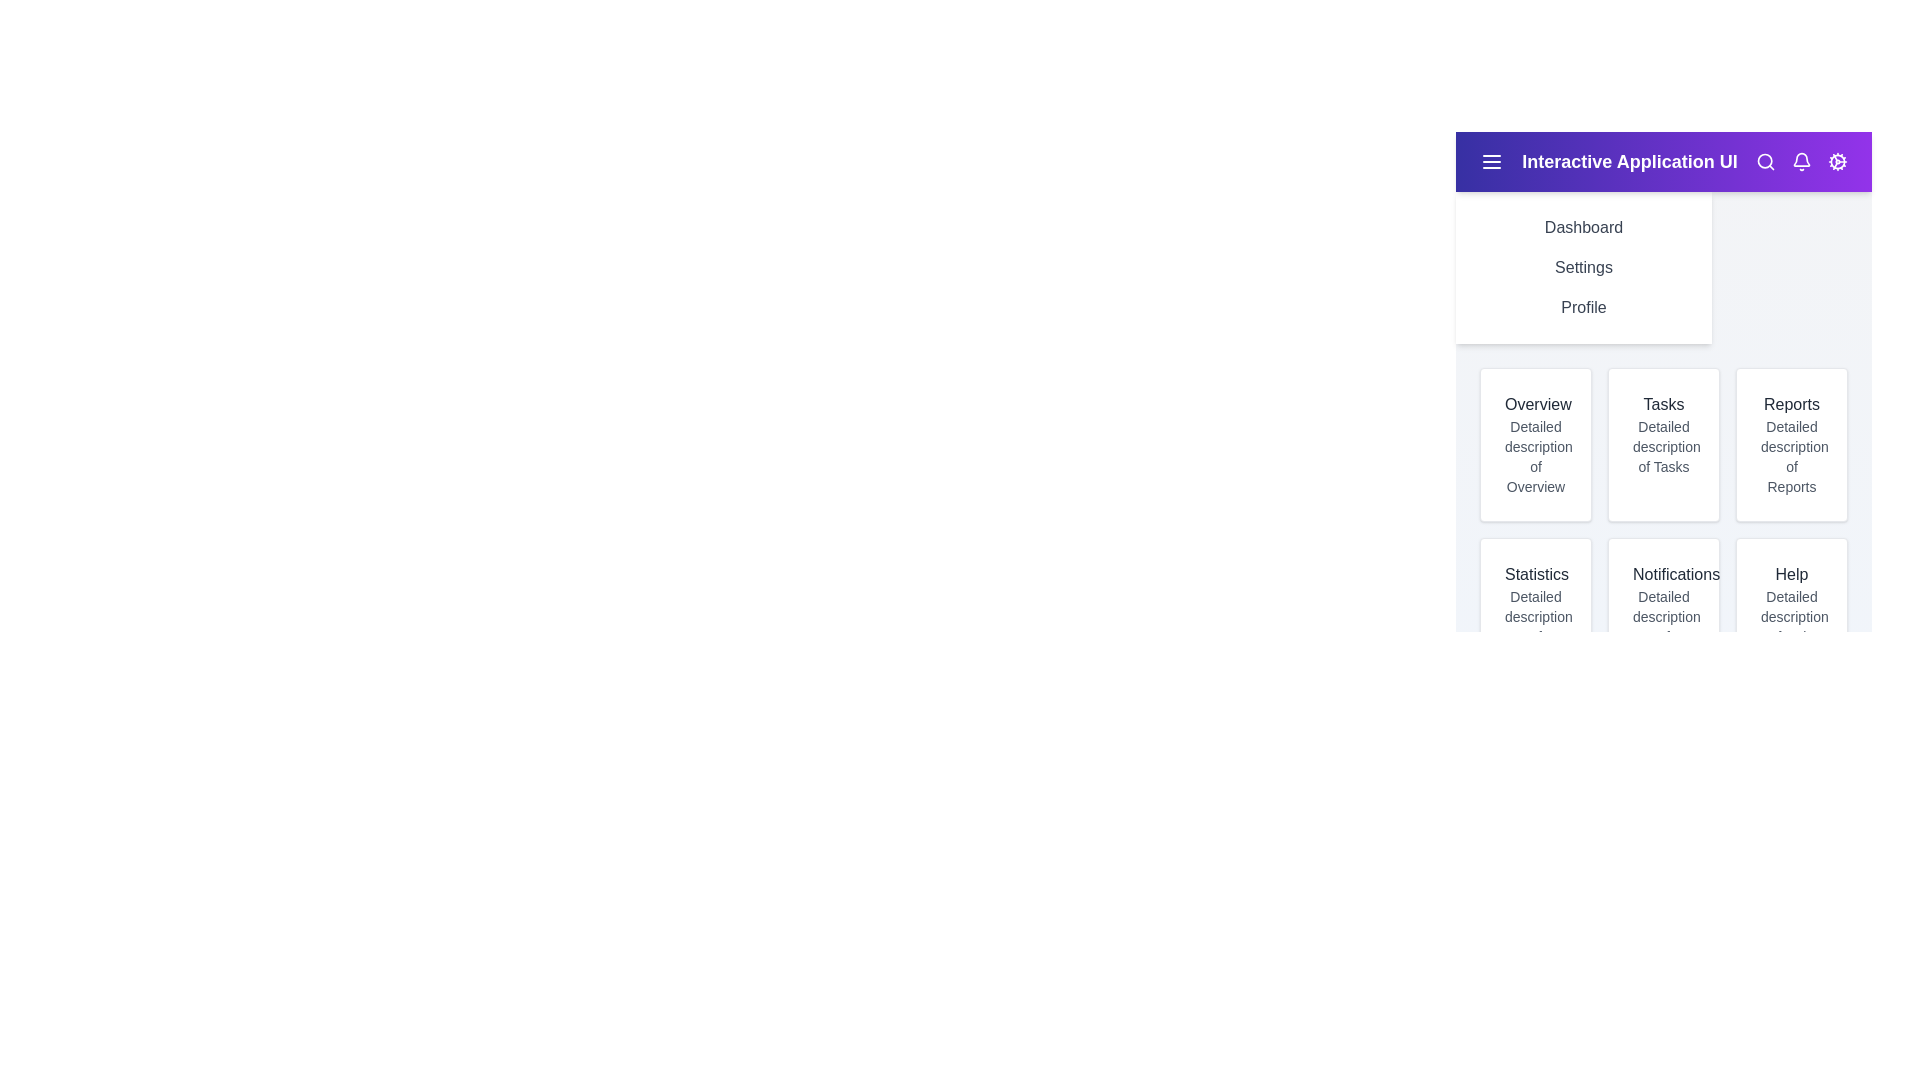 The height and width of the screenshot is (1080, 1920). What do you see at coordinates (1583, 226) in the screenshot?
I see `the sidebar menu item Dashboard` at bounding box center [1583, 226].